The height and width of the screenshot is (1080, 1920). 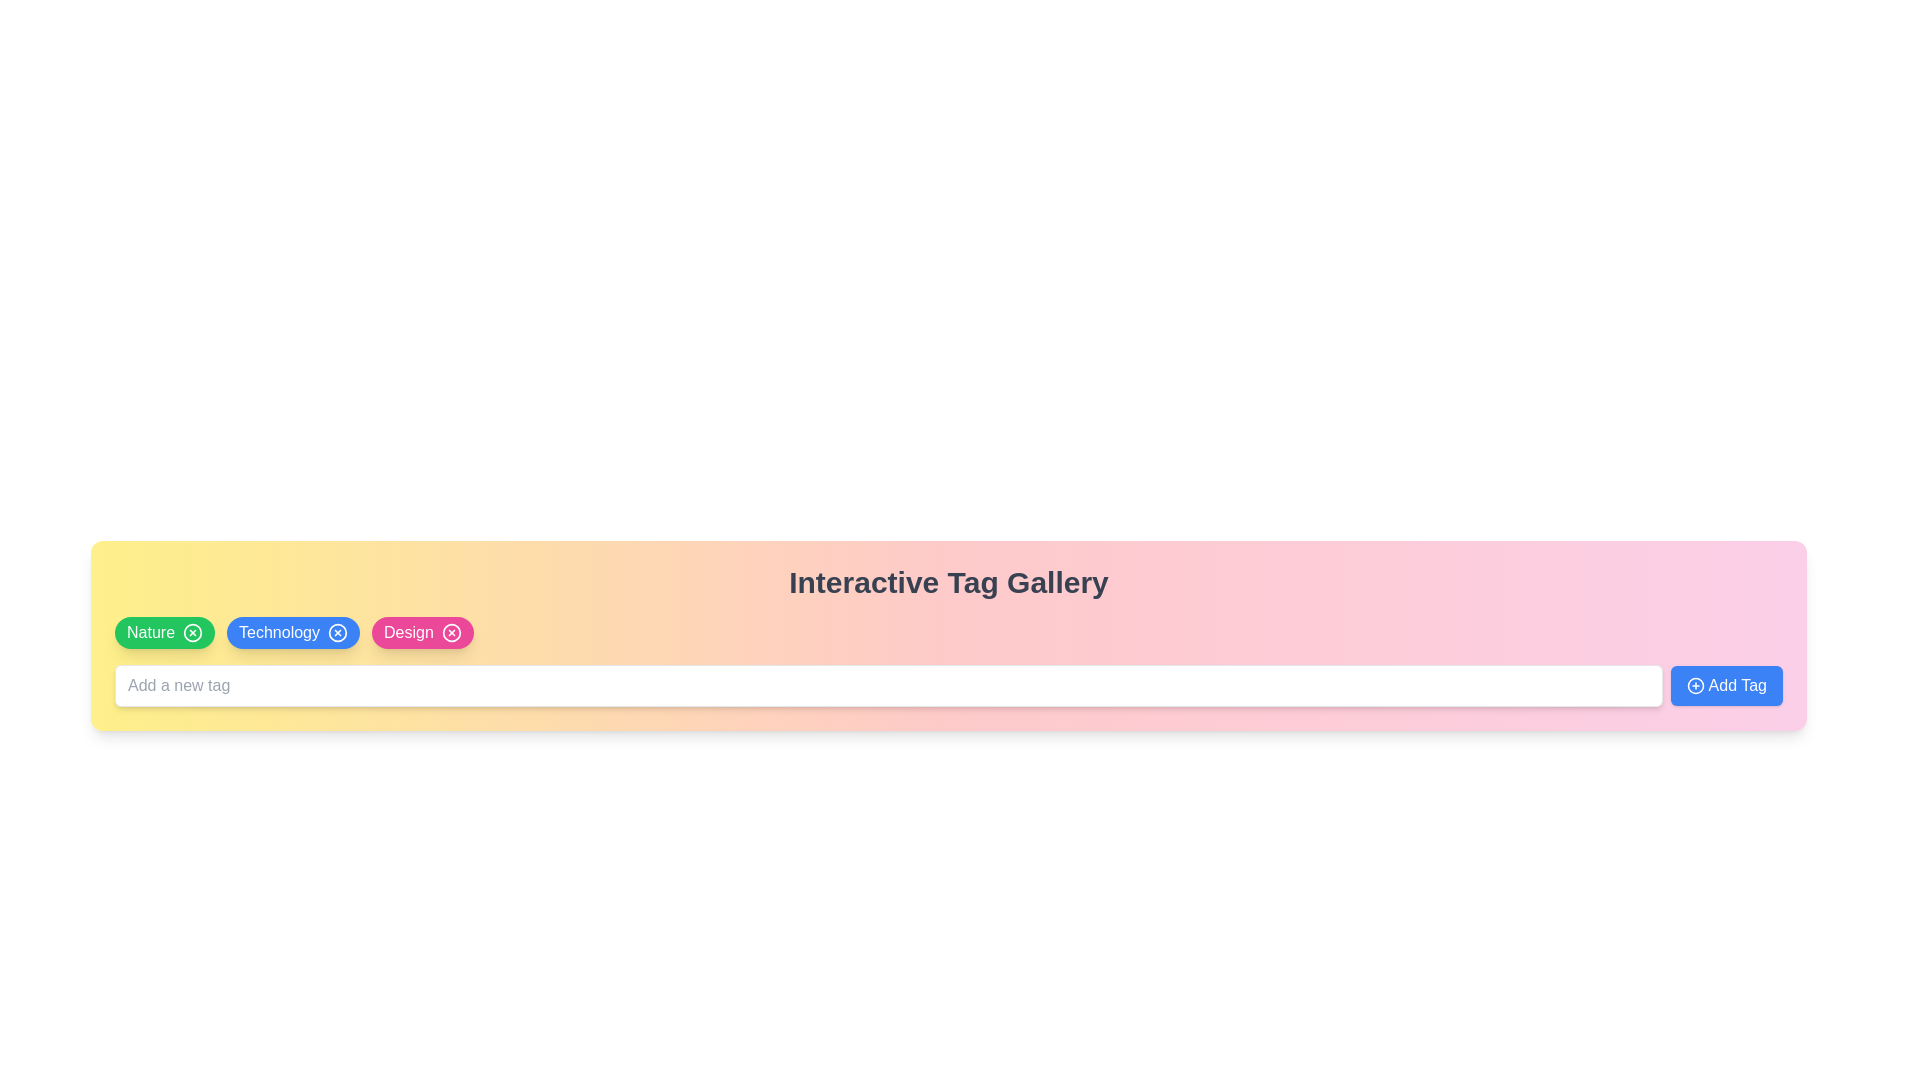 I want to click on the Icon button to the right of the 'Design' label, which is part of a rounded rectangular button used, so click(x=450, y=632).